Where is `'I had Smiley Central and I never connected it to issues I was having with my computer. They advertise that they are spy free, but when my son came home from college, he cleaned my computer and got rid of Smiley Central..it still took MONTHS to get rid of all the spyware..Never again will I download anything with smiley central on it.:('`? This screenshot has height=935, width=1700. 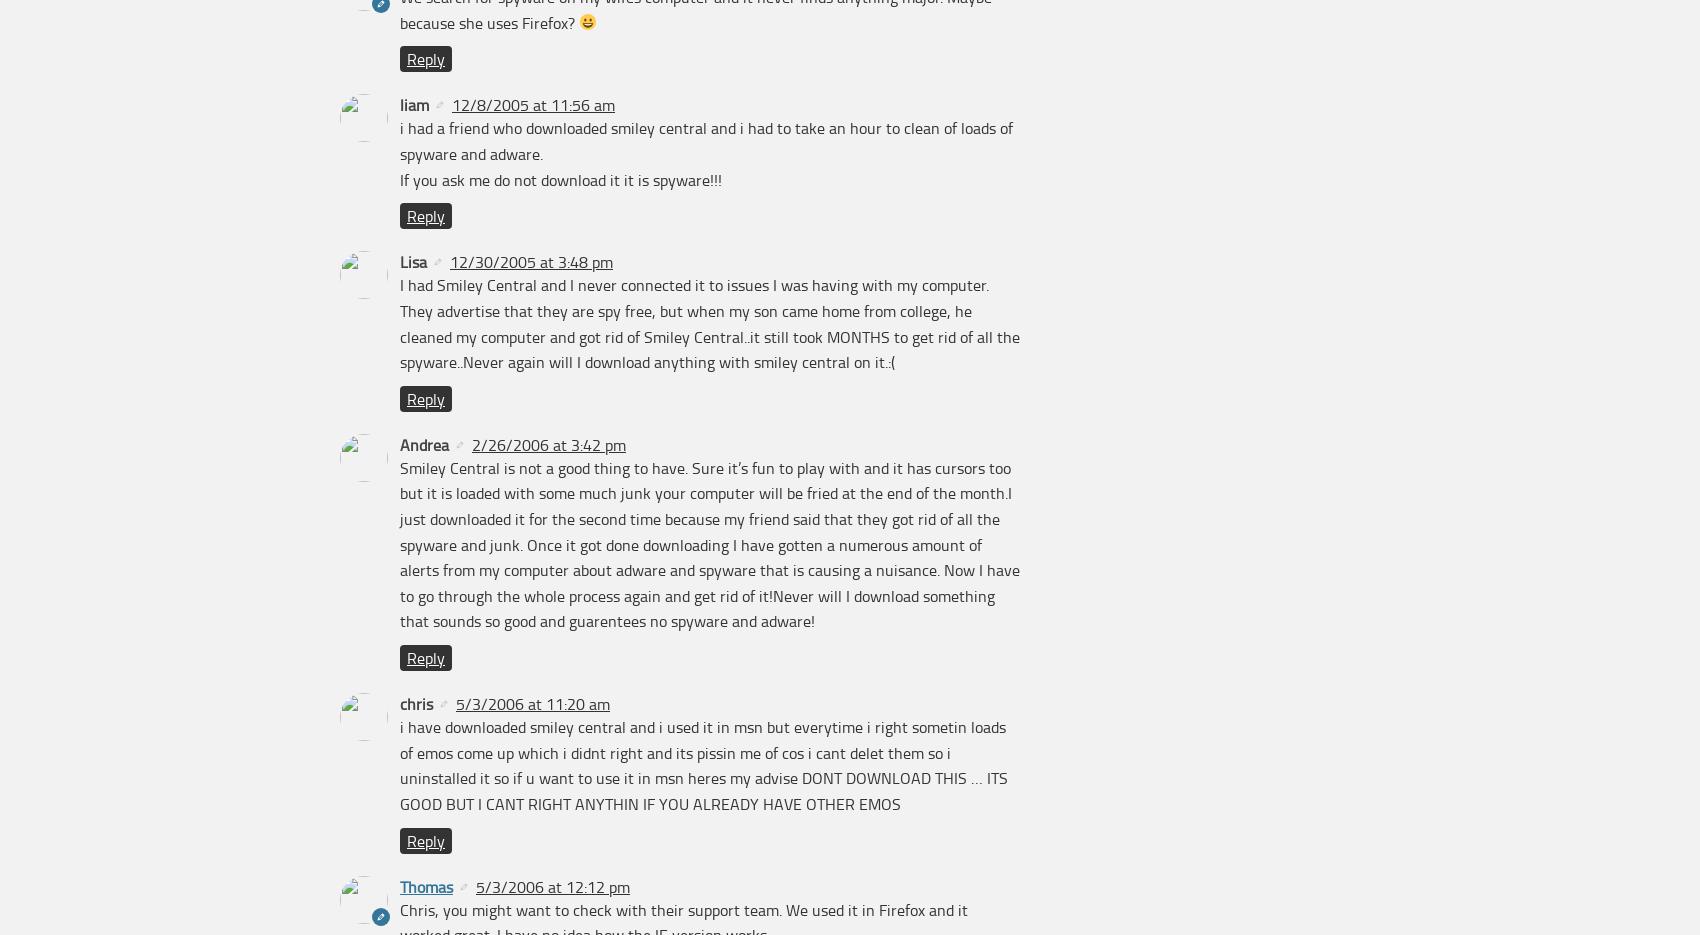 'I had Smiley Central and I never connected it to issues I was having with my computer. They advertise that they are spy free, but when my son came home from college, he cleaned my computer and got rid of Smiley Central..it still took MONTHS to get rid of all the spyware..Never again will I download anything with smiley central on it.:(' is located at coordinates (709, 323).